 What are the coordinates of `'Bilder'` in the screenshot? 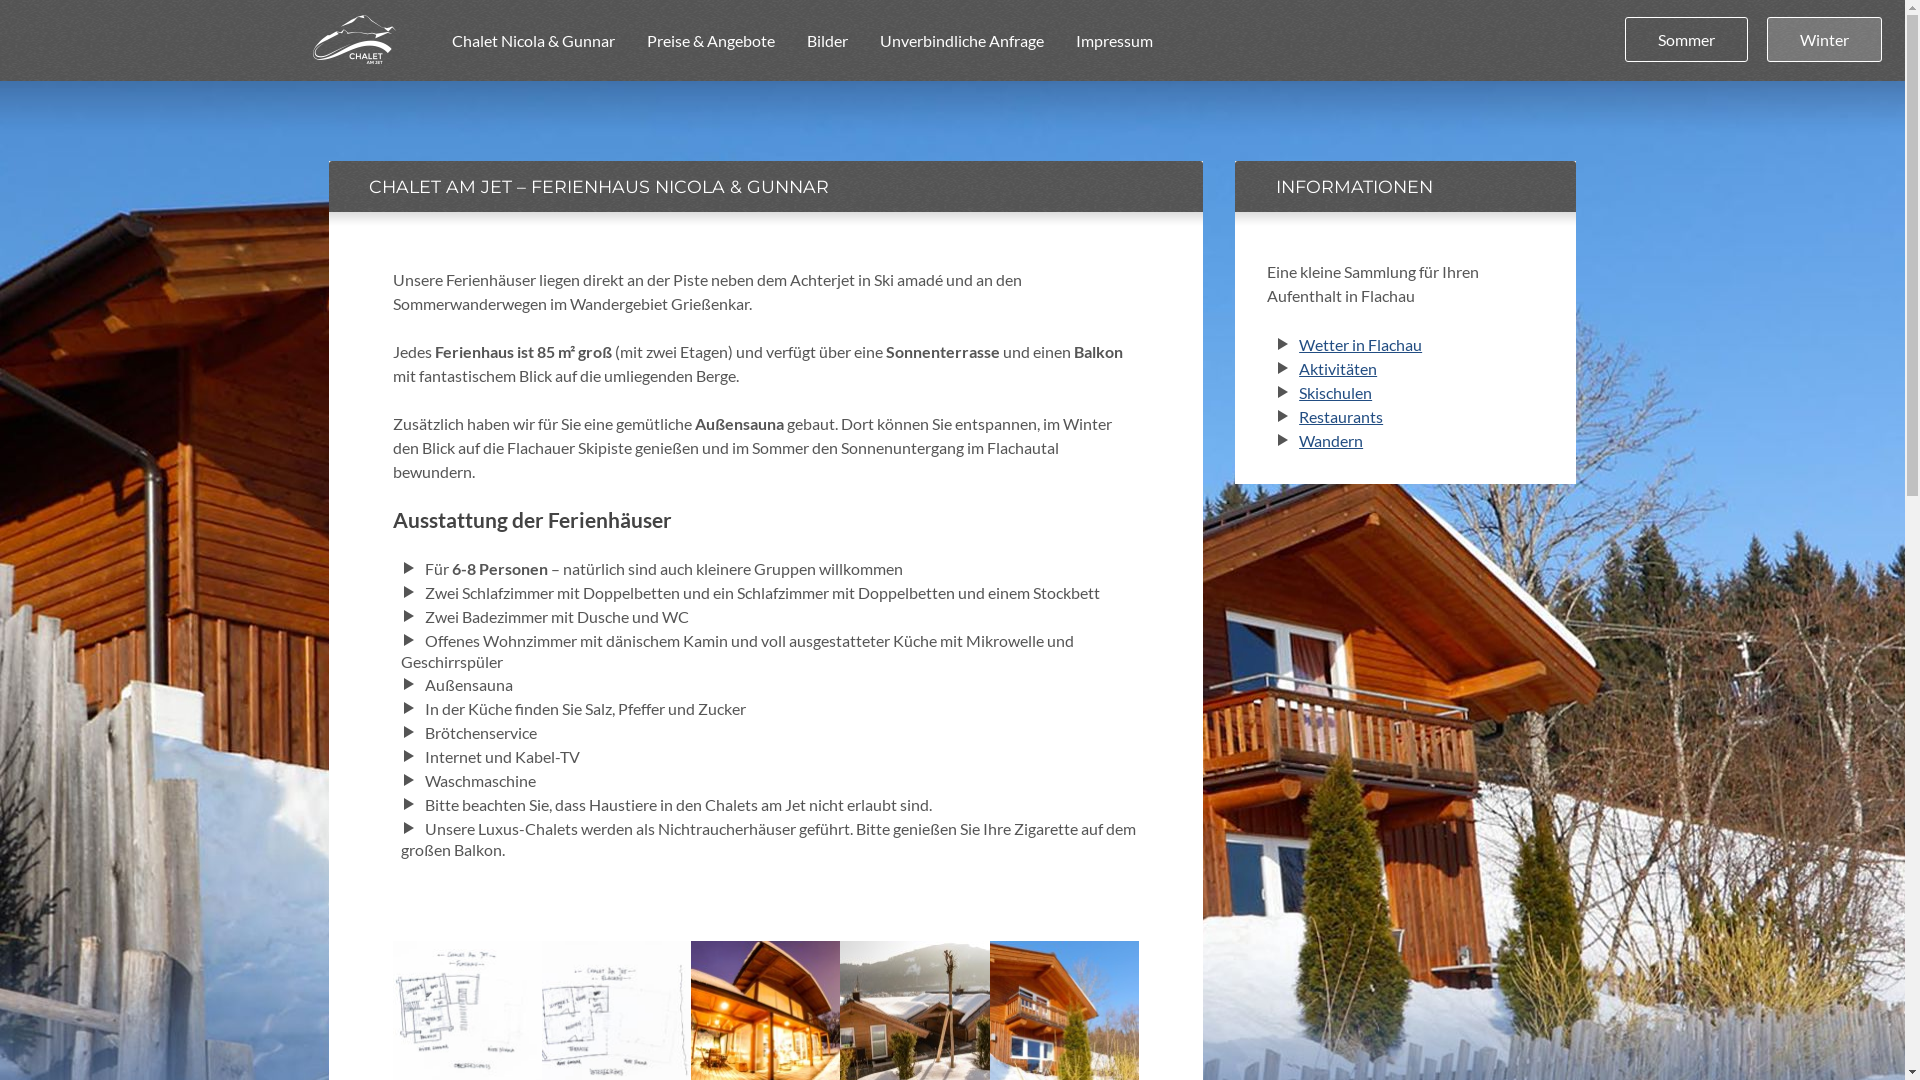 It's located at (826, 40).